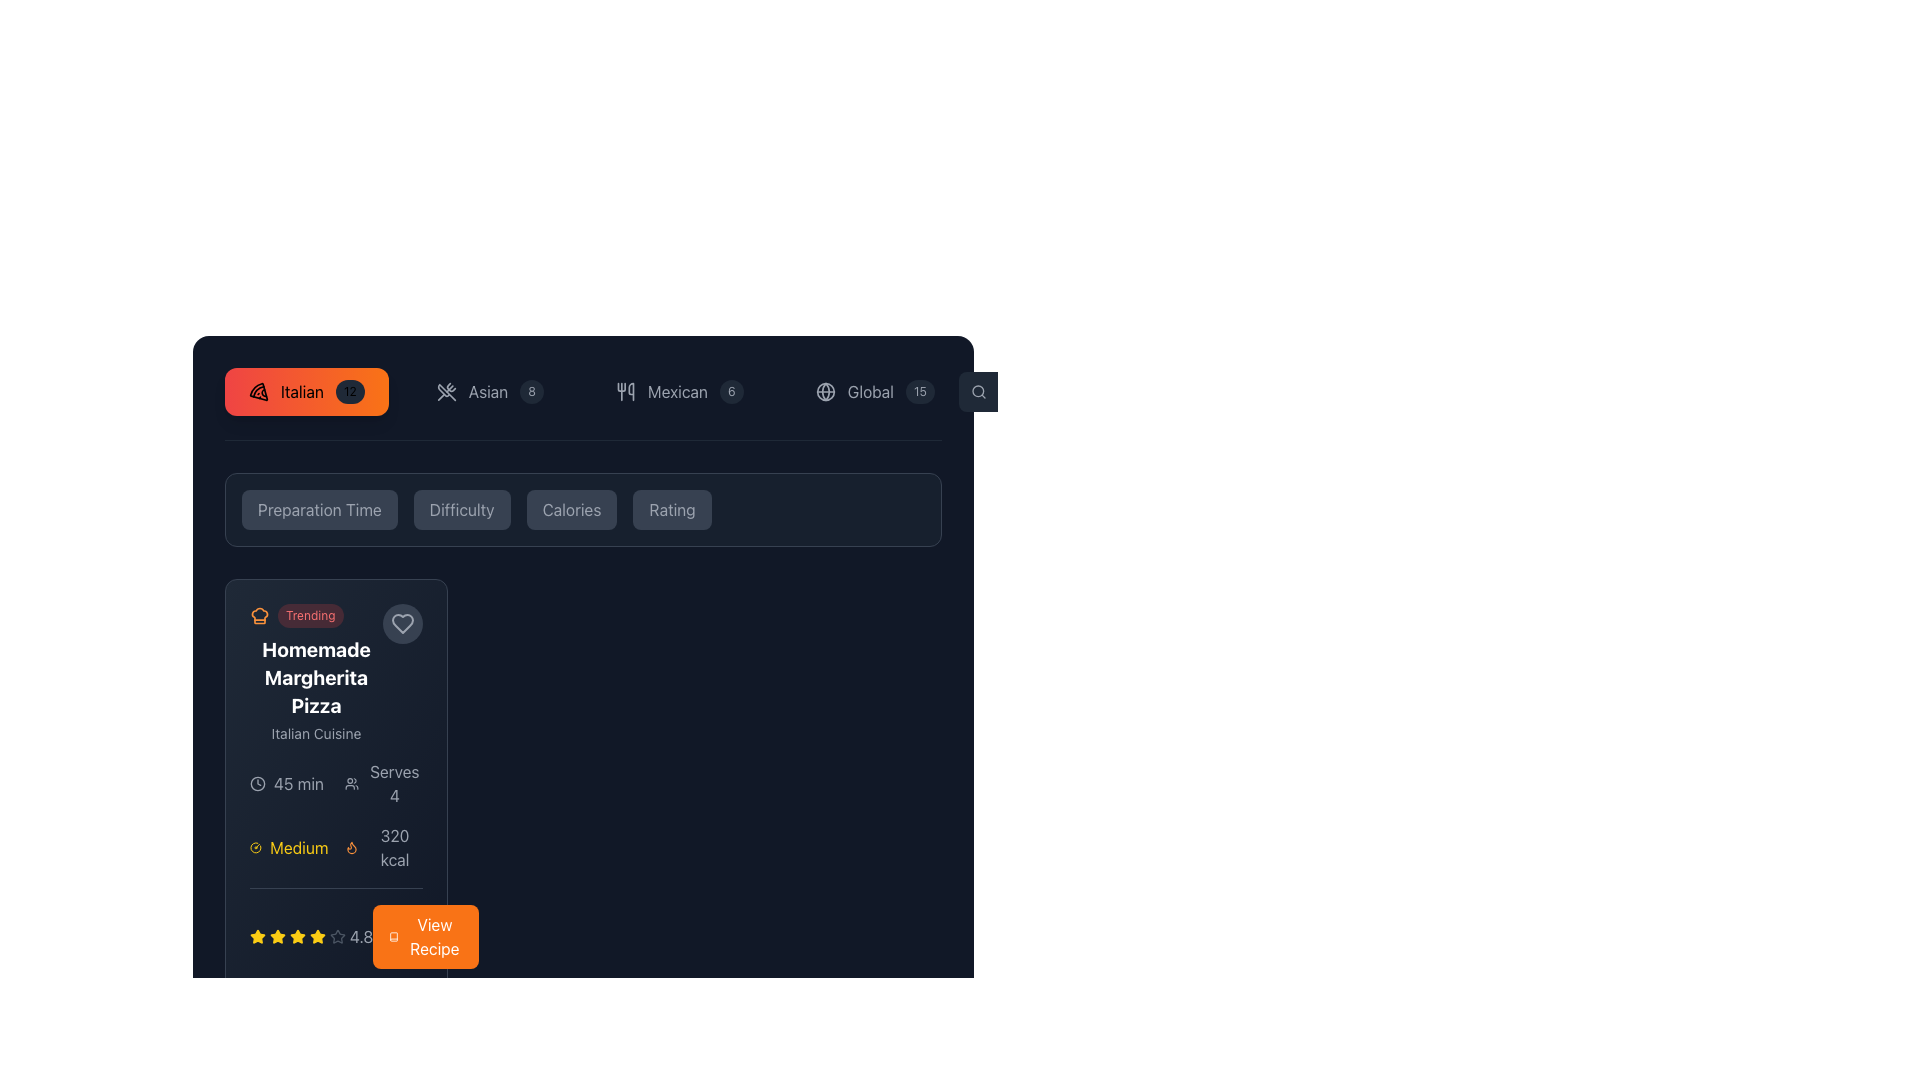  I want to click on the fourth star-shaped icon with a hollow outline and dark gray color to rate the dish, so click(337, 936).